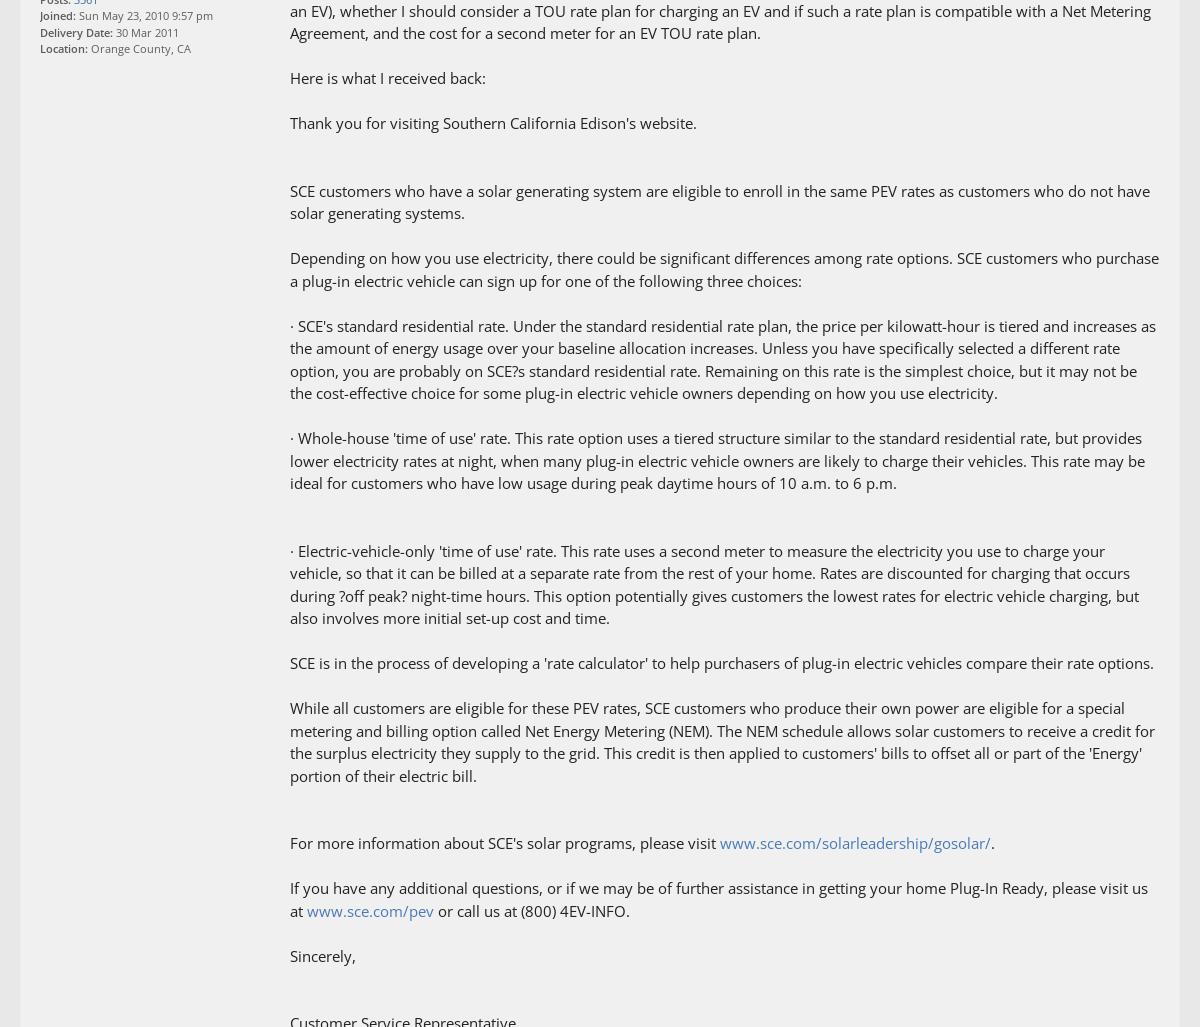 This screenshot has height=1027, width=1200. What do you see at coordinates (492, 123) in the screenshot?
I see `'Thank you  for visiting Southern California Edison's website.'` at bounding box center [492, 123].